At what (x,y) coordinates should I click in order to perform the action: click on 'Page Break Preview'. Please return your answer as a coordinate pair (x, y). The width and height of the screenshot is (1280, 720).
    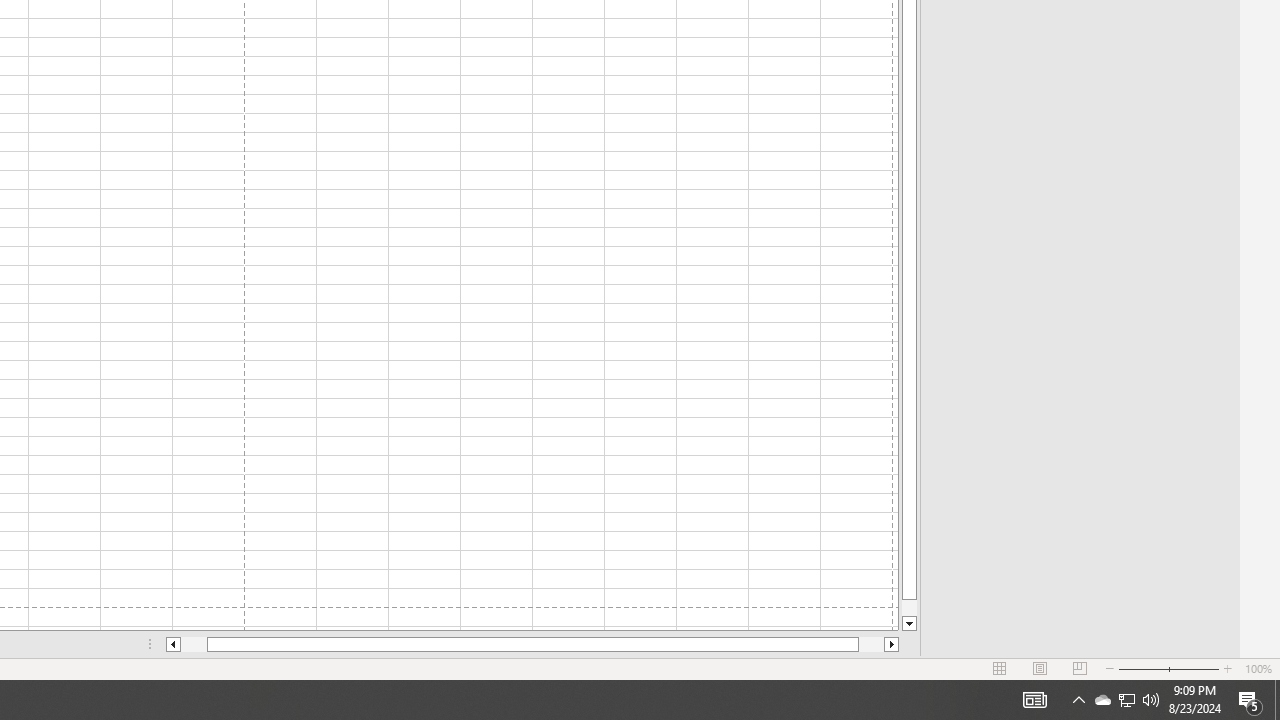
    Looking at the image, I should click on (1078, 669).